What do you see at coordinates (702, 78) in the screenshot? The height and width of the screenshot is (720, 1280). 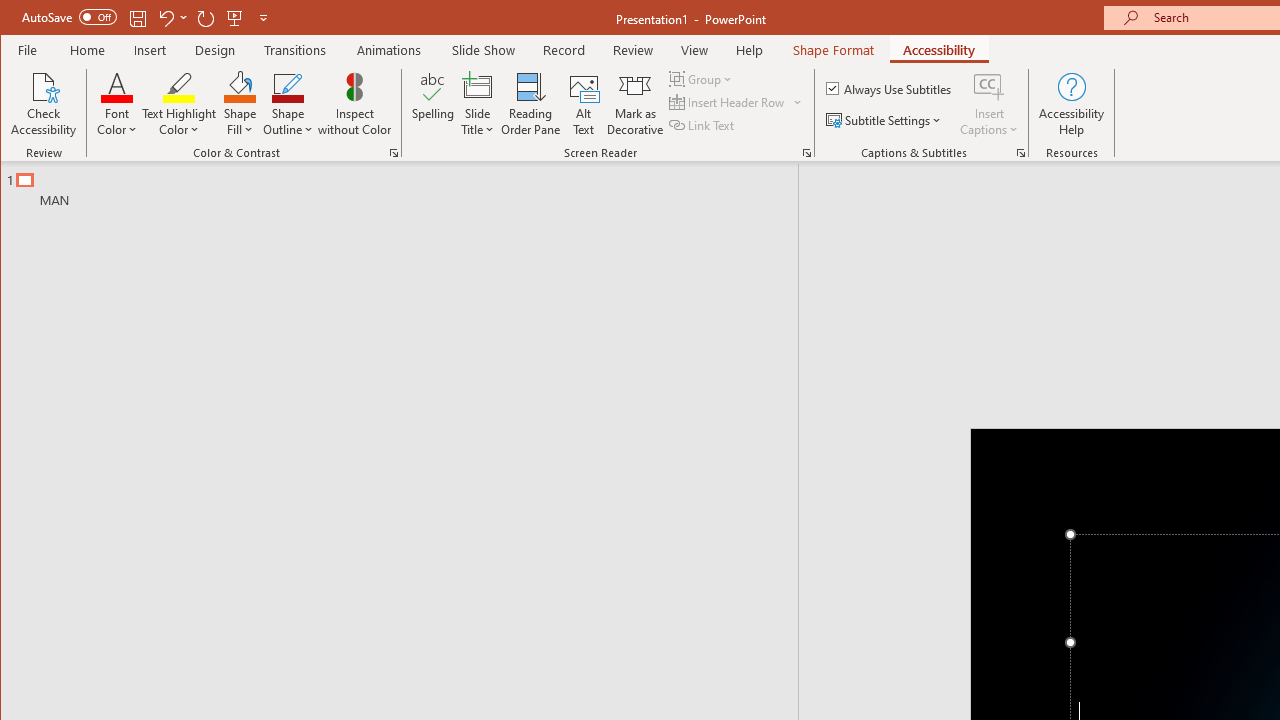 I see `'Group'` at bounding box center [702, 78].